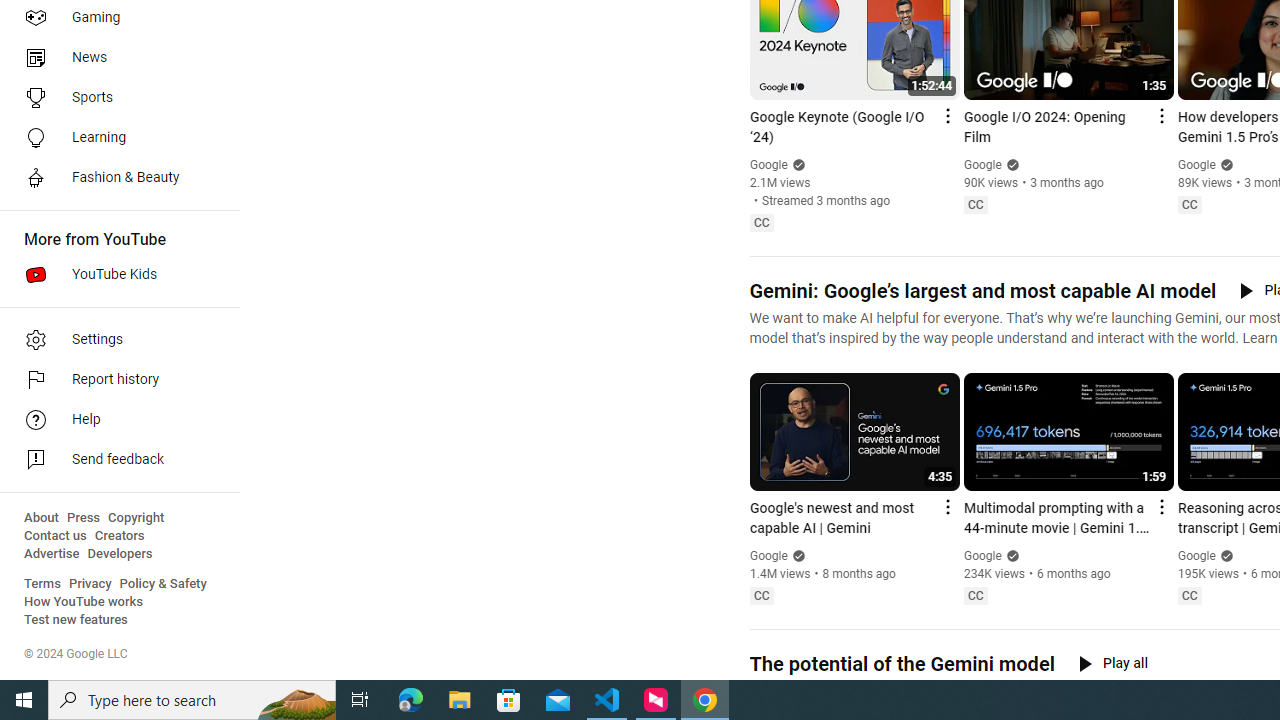  What do you see at coordinates (1112, 663) in the screenshot?
I see `'Play all'` at bounding box center [1112, 663].